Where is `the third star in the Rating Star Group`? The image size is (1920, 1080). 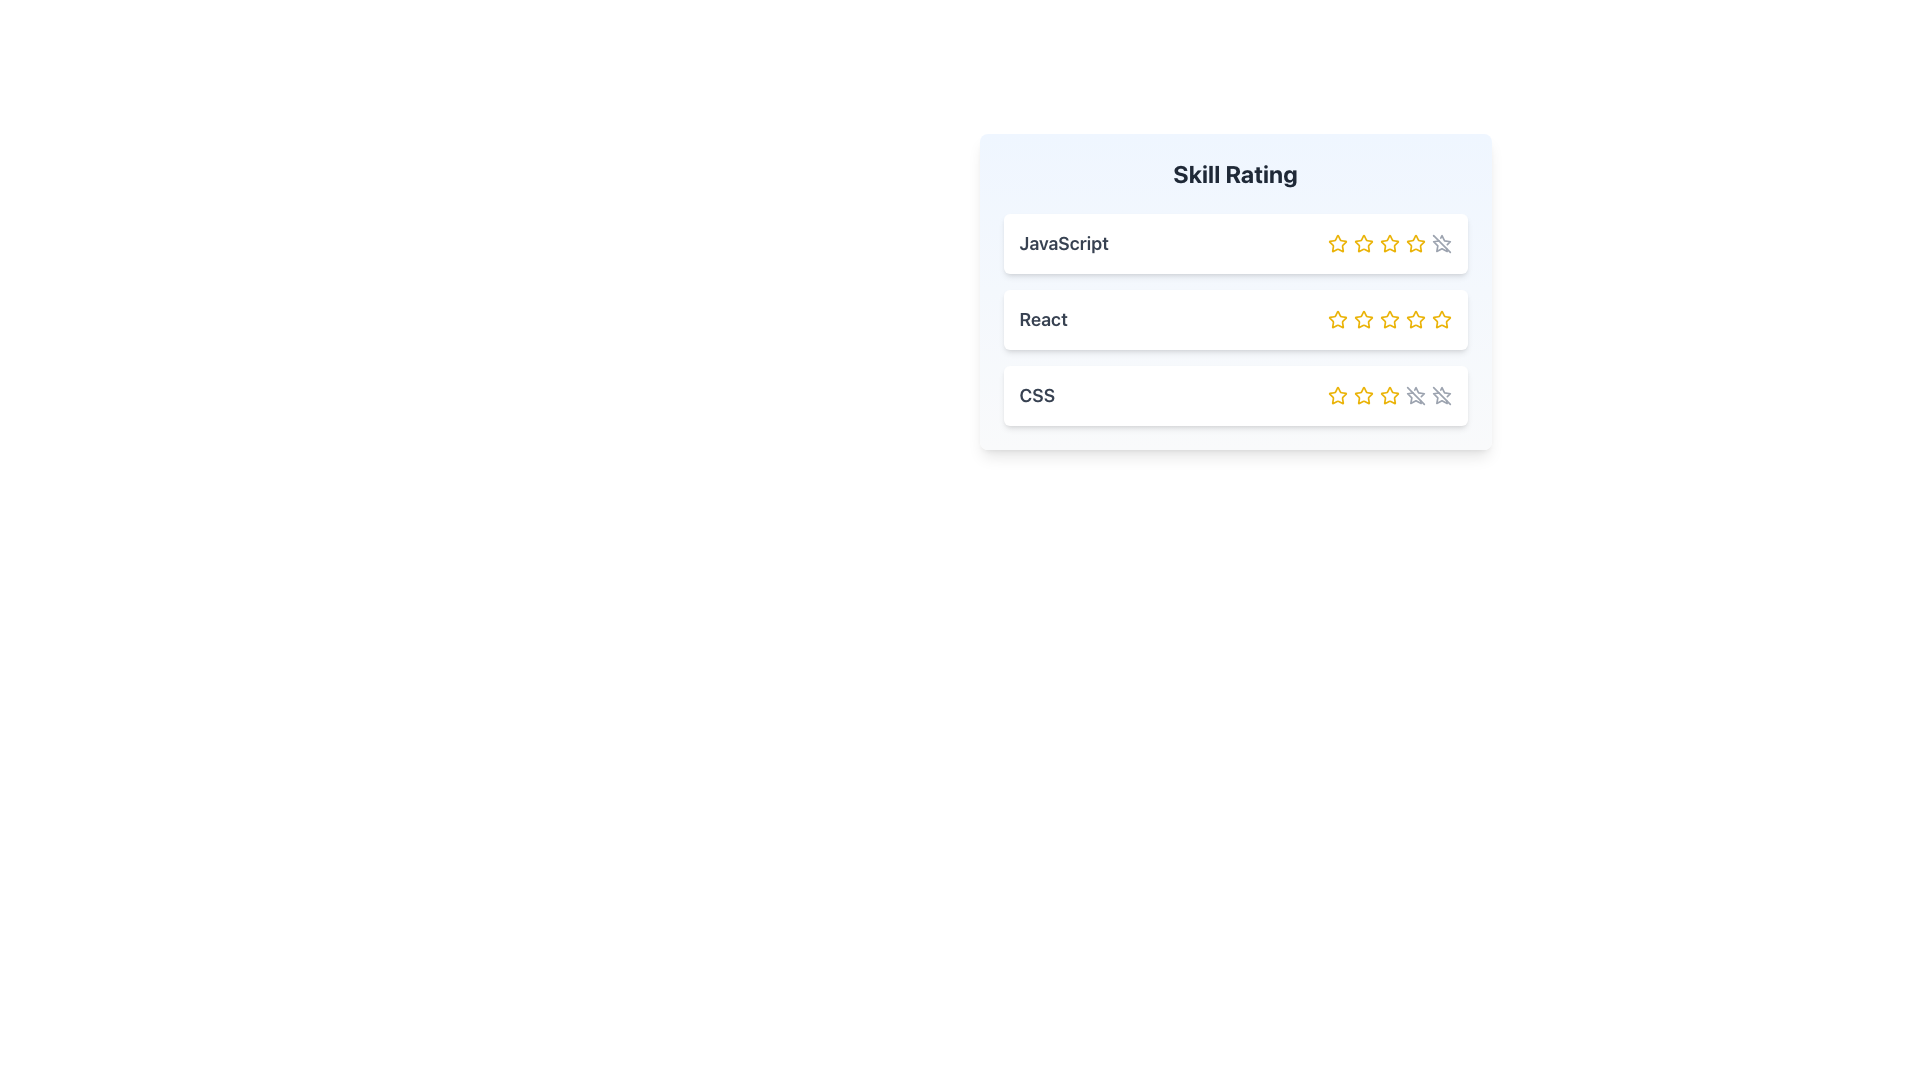 the third star in the Rating Star Group is located at coordinates (1388, 396).